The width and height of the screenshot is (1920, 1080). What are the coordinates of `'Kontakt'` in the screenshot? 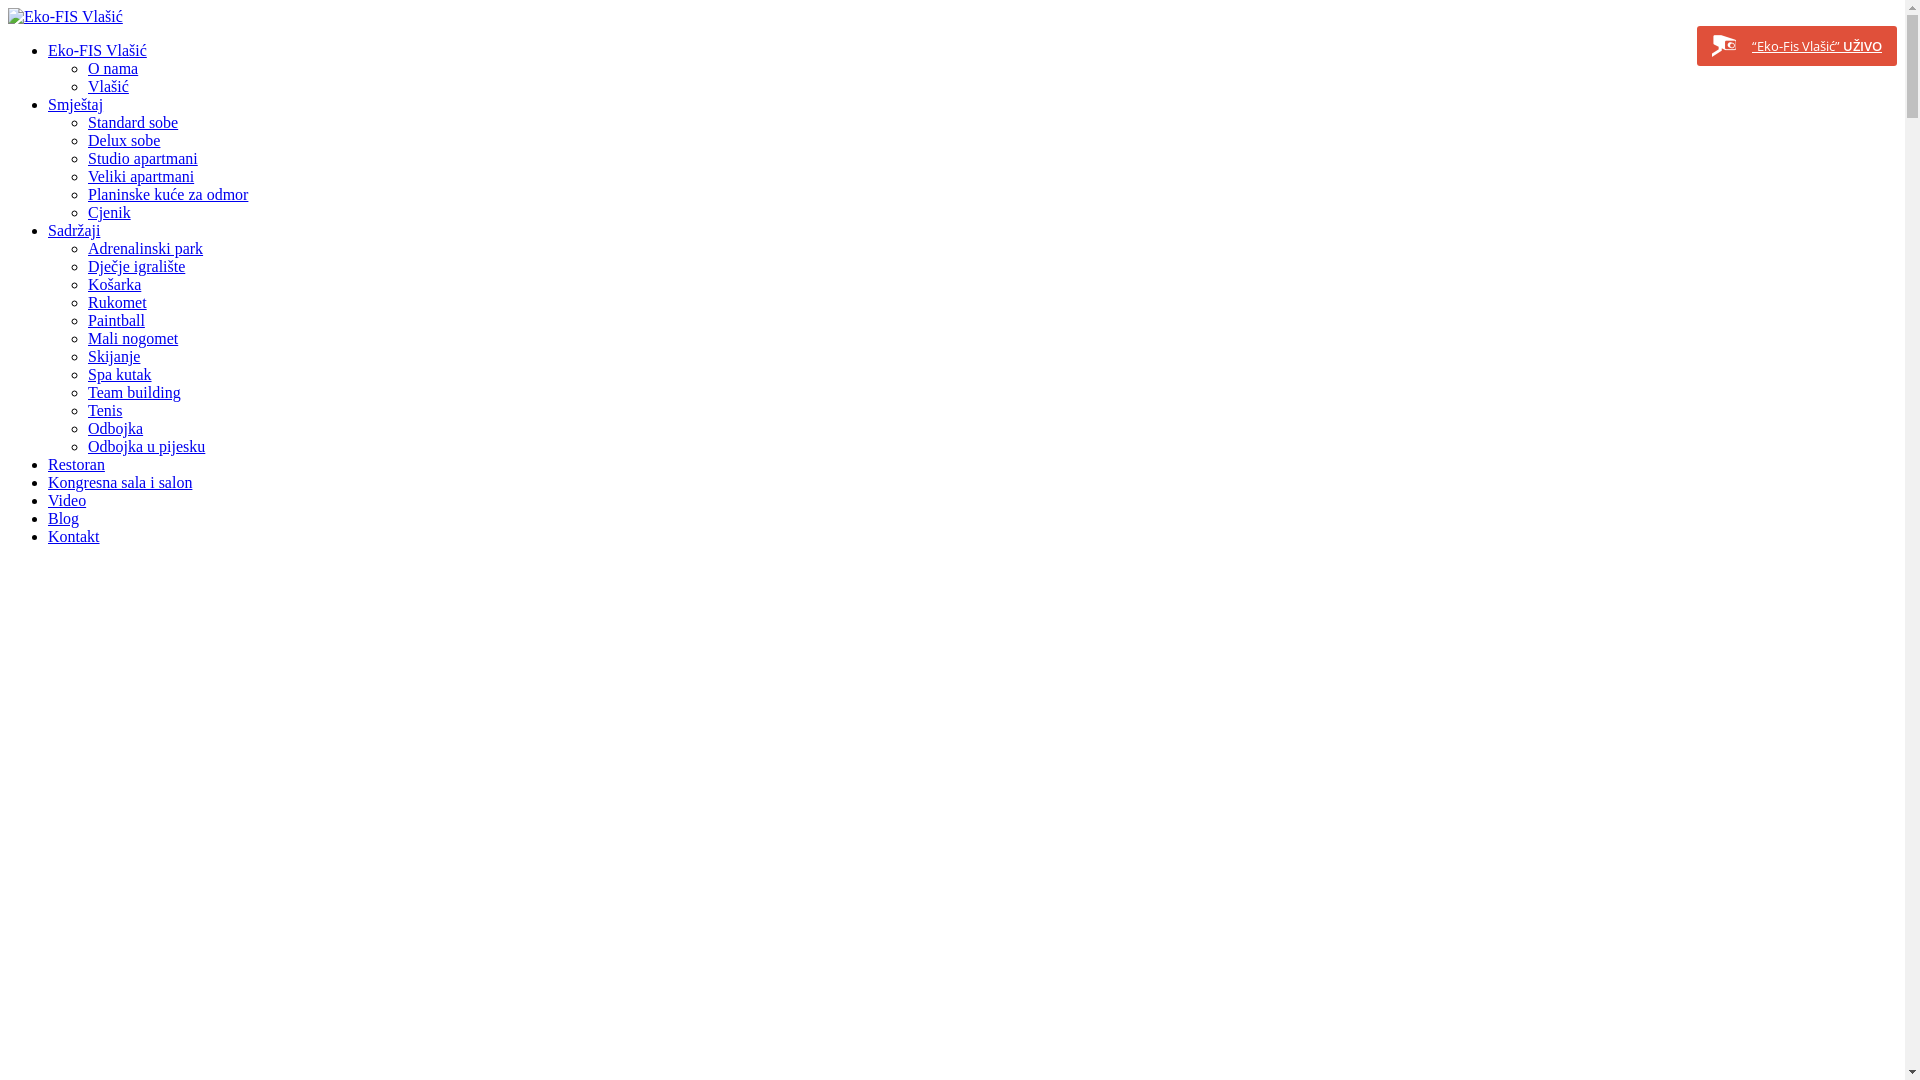 It's located at (73, 535).